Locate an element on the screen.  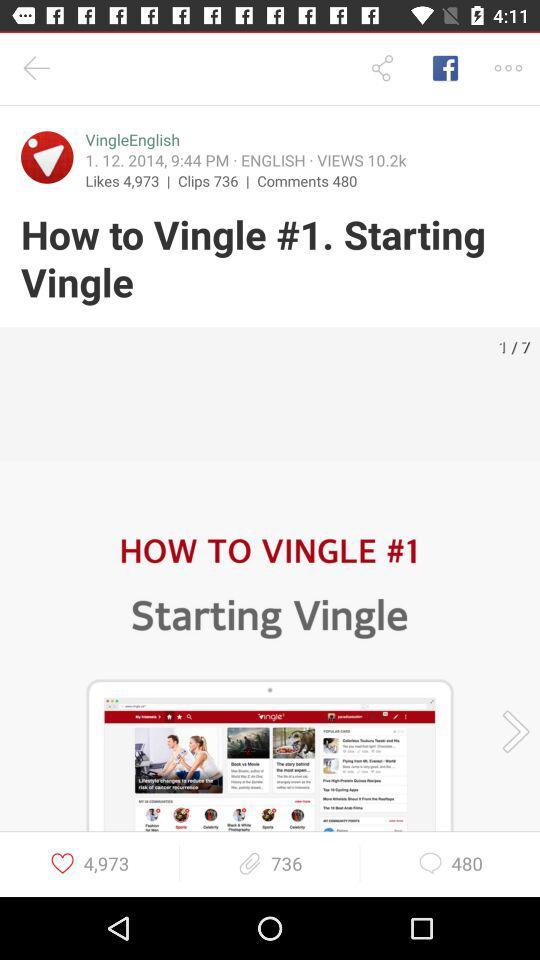
the item to the right of clips 736  | is located at coordinates (307, 179).